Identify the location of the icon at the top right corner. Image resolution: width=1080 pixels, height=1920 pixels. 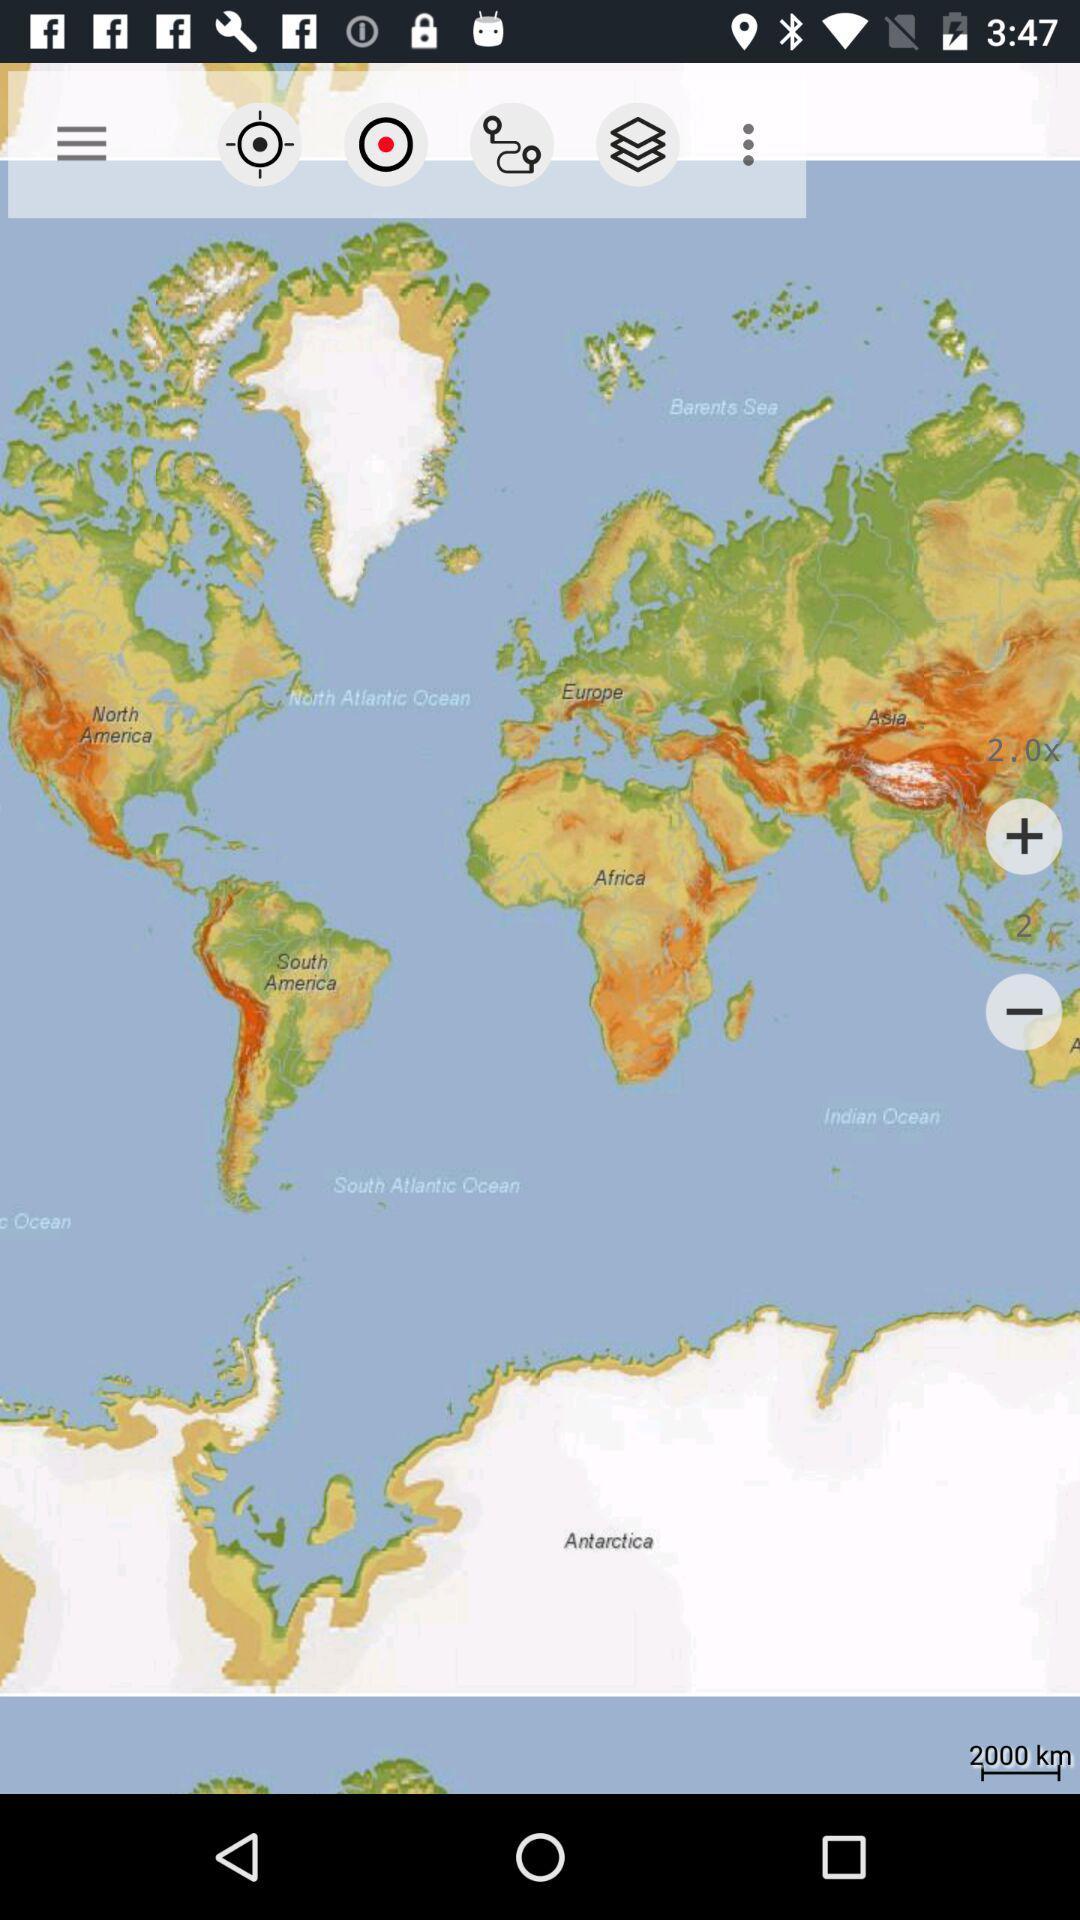
(753, 143).